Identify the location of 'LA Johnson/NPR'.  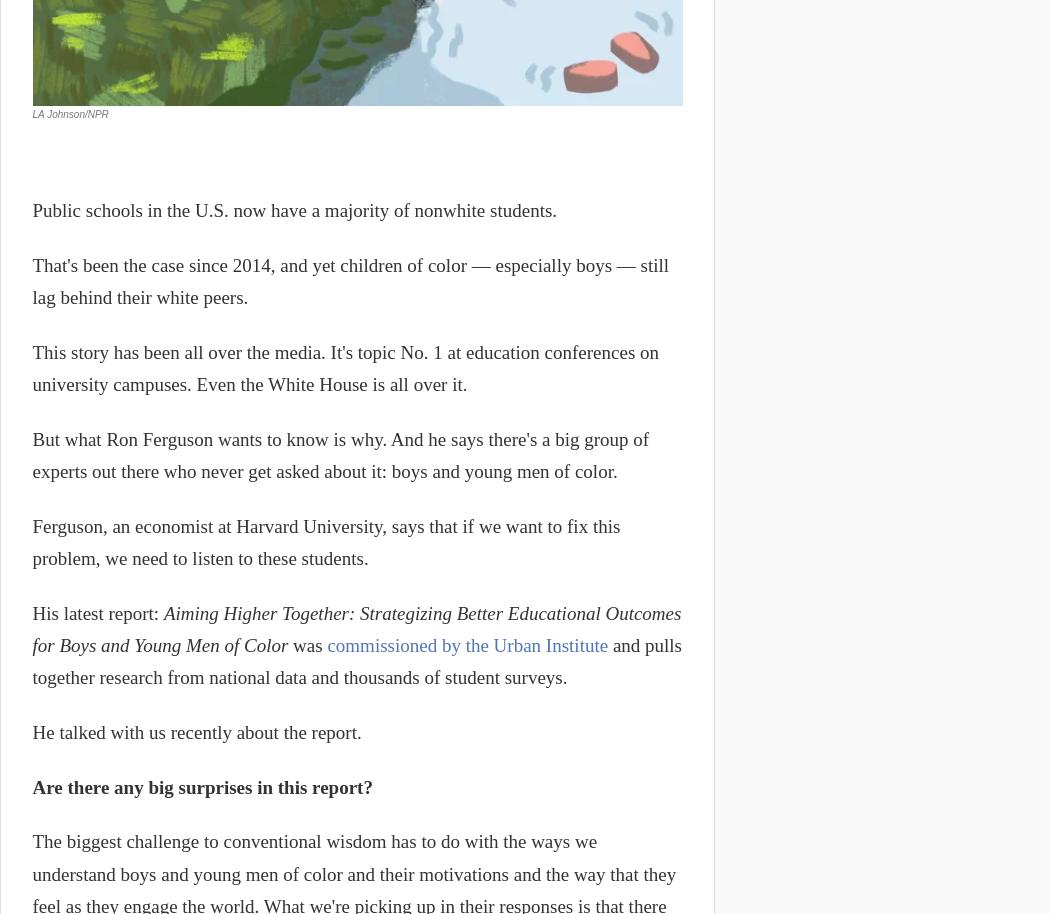
(32, 114).